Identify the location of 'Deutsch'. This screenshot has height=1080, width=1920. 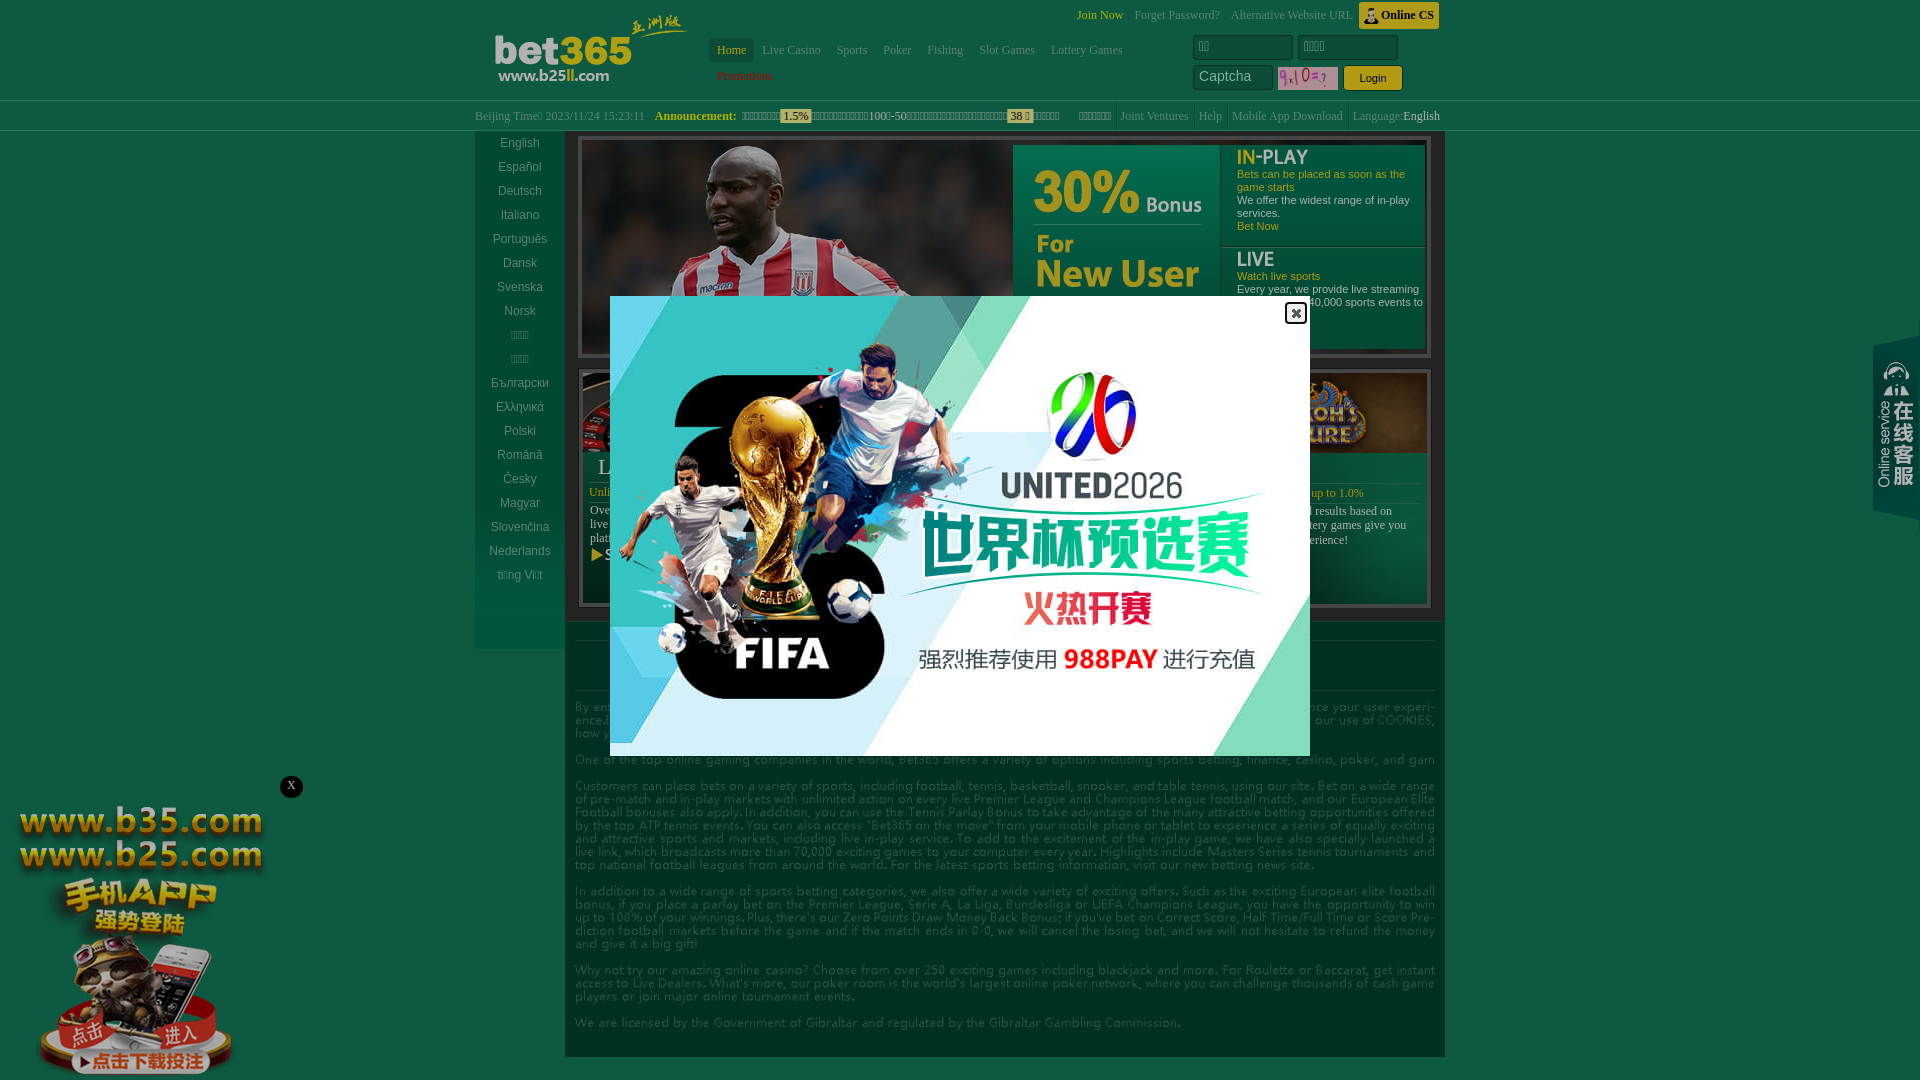
(474, 191).